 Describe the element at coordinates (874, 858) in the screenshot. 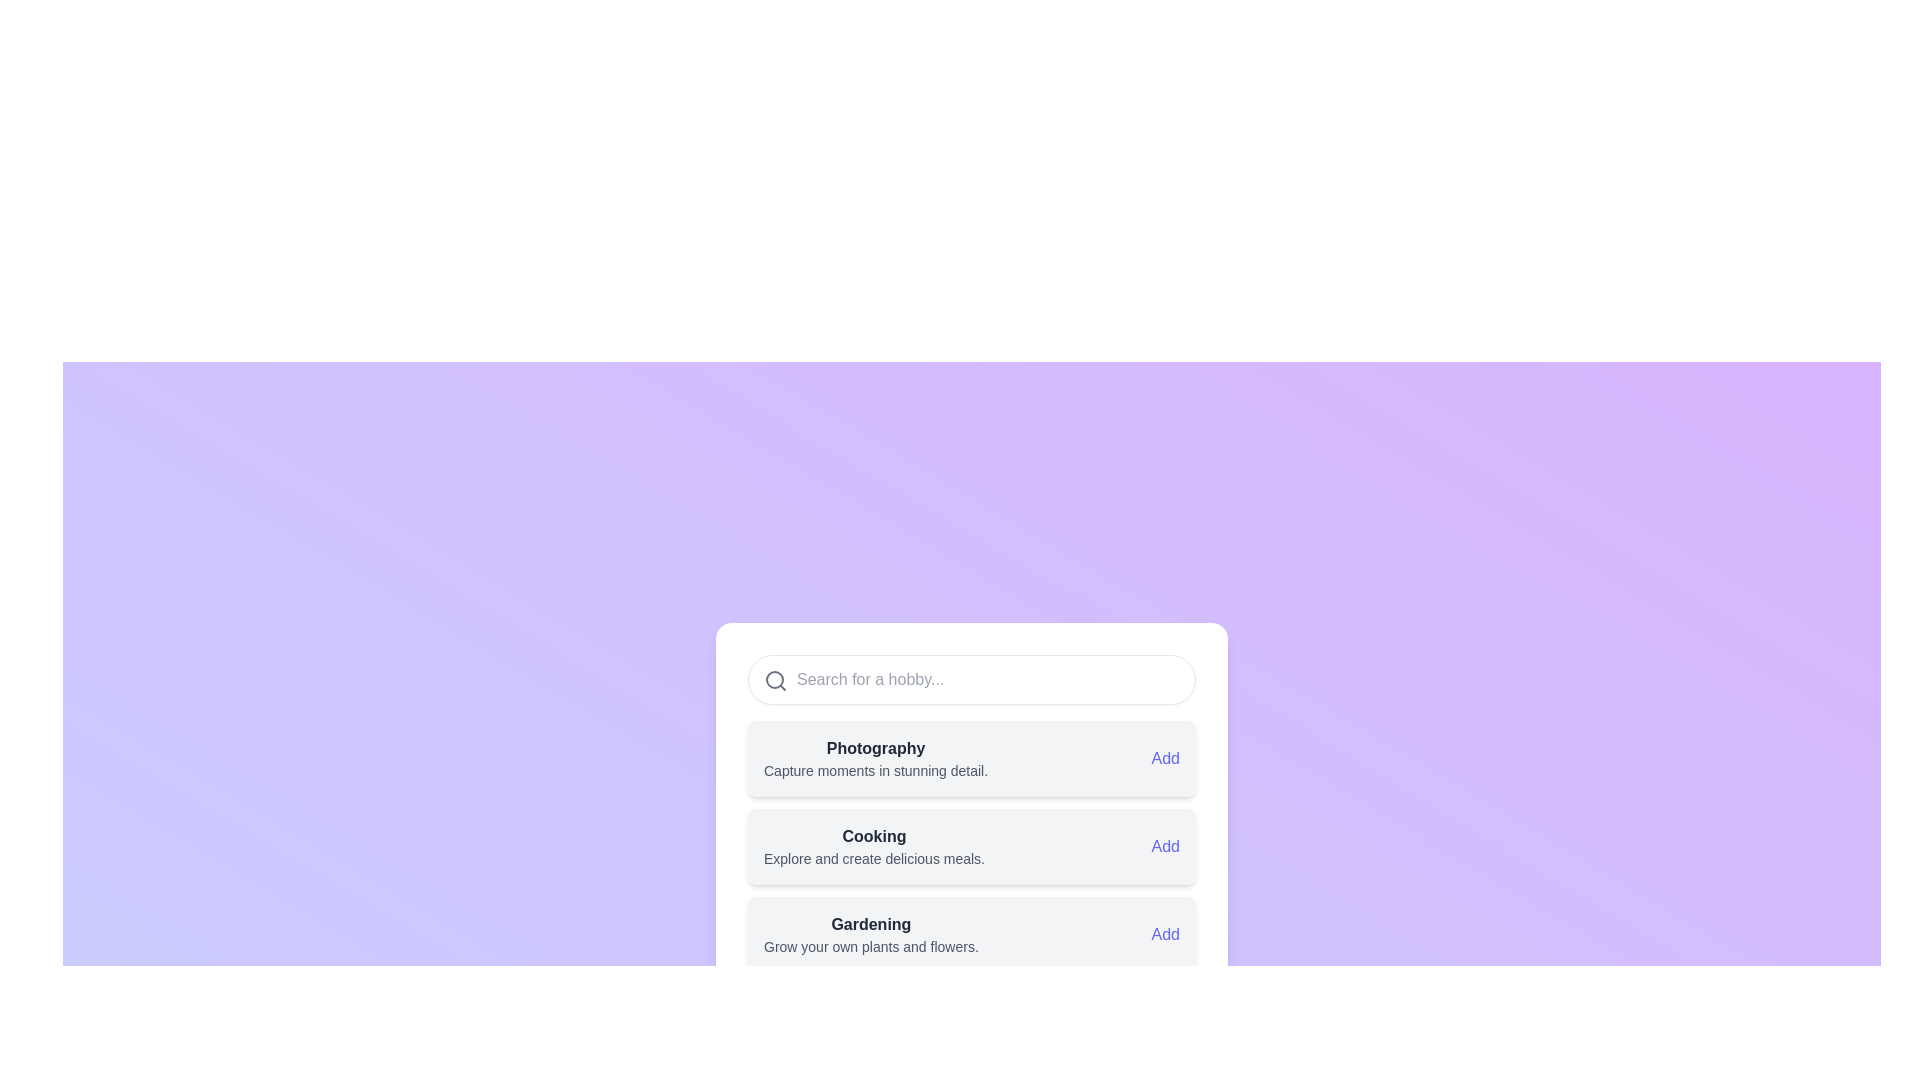

I see `the descriptive text that reads 'Explore and create delicious meals.' which is located beneath the title 'Cooking'` at that location.